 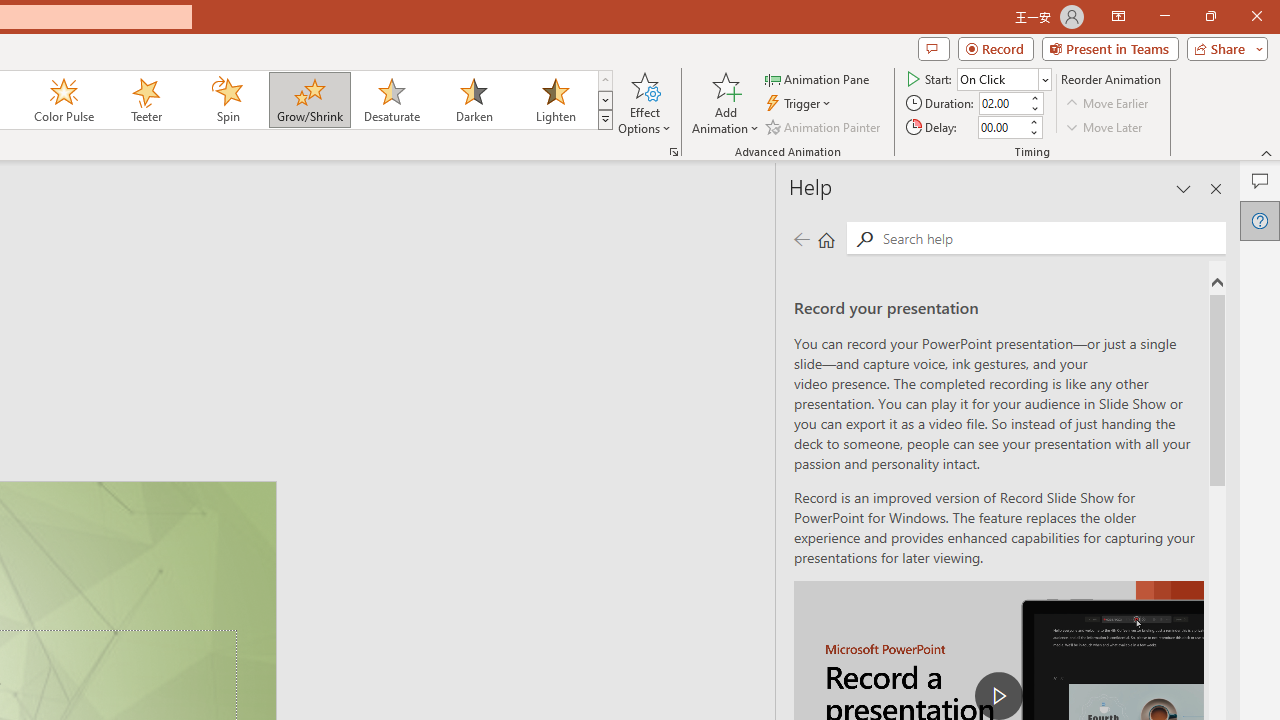 What do you see at coordinates (64, 100) in the screenshot?
I see `'Color Pulse'` at bounding box center [64, 100].